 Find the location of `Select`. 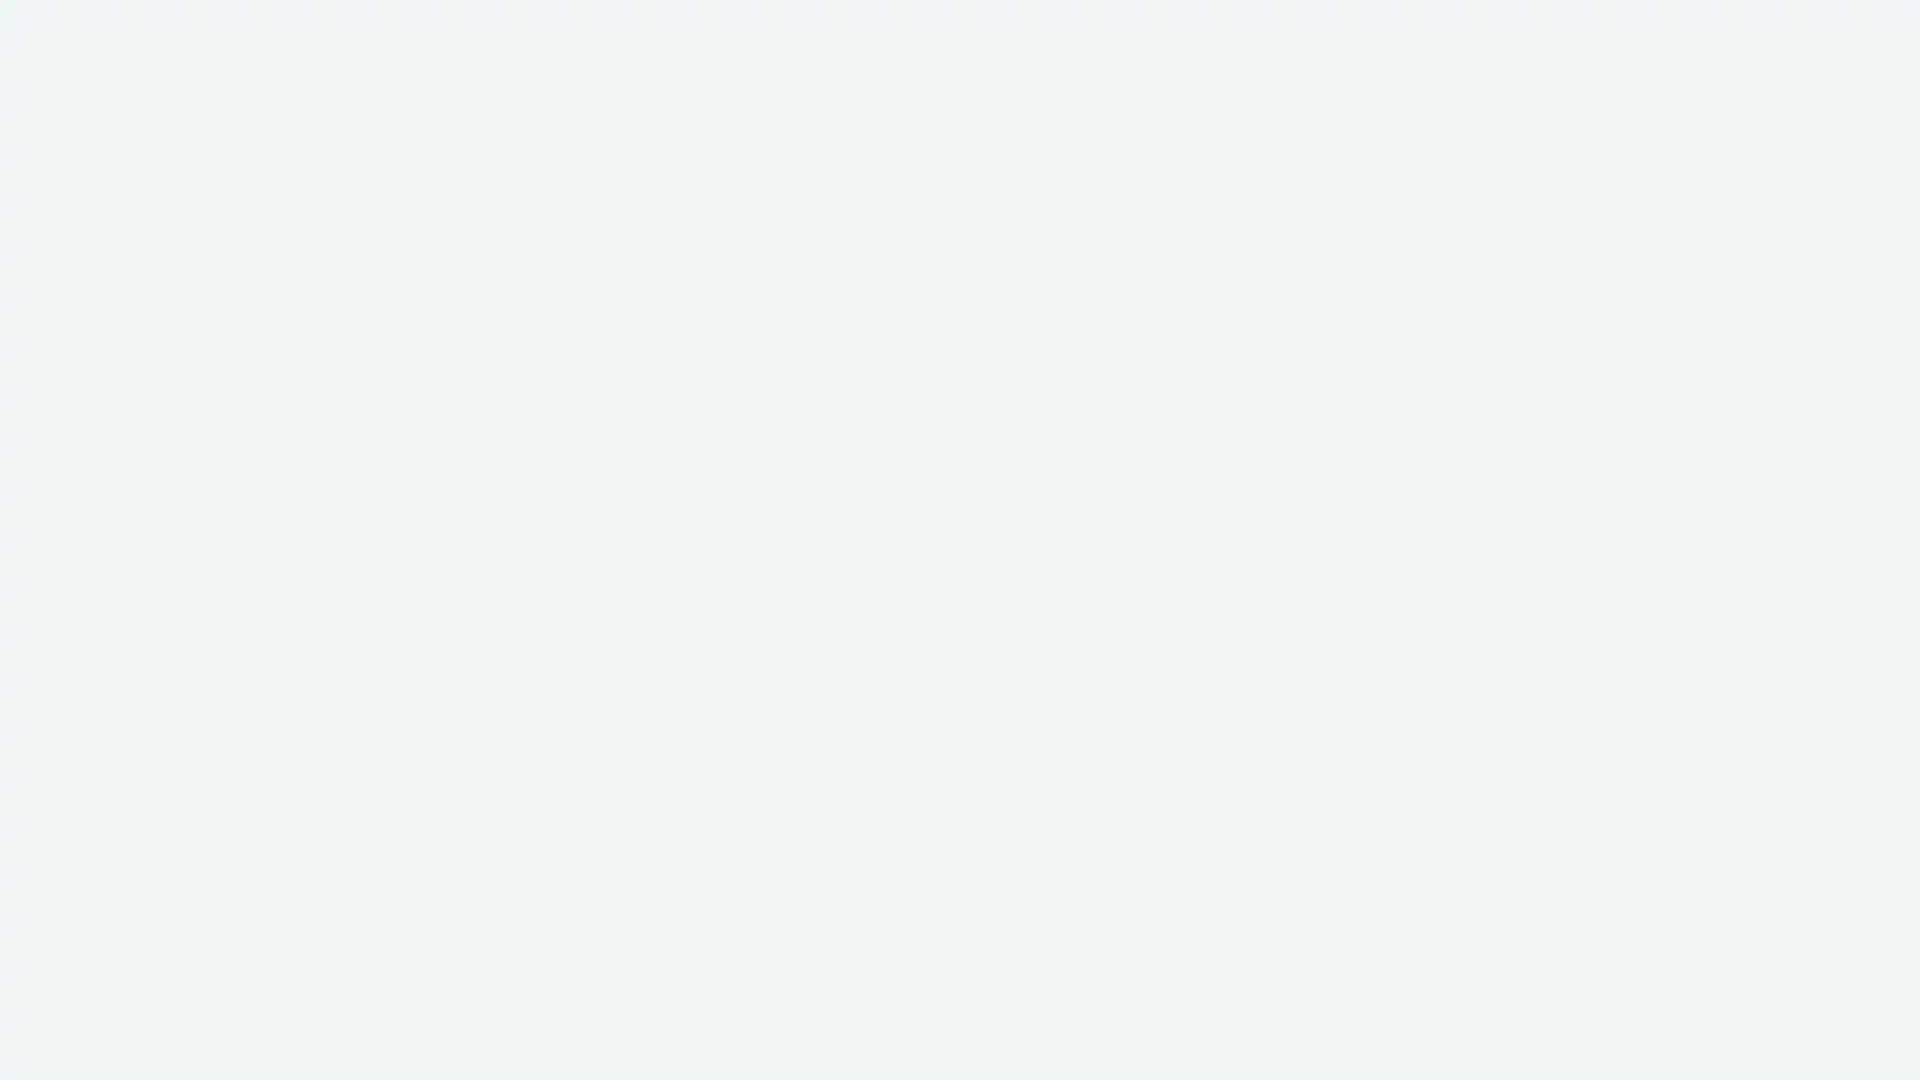

Select is located at coordinates (1377, 779).